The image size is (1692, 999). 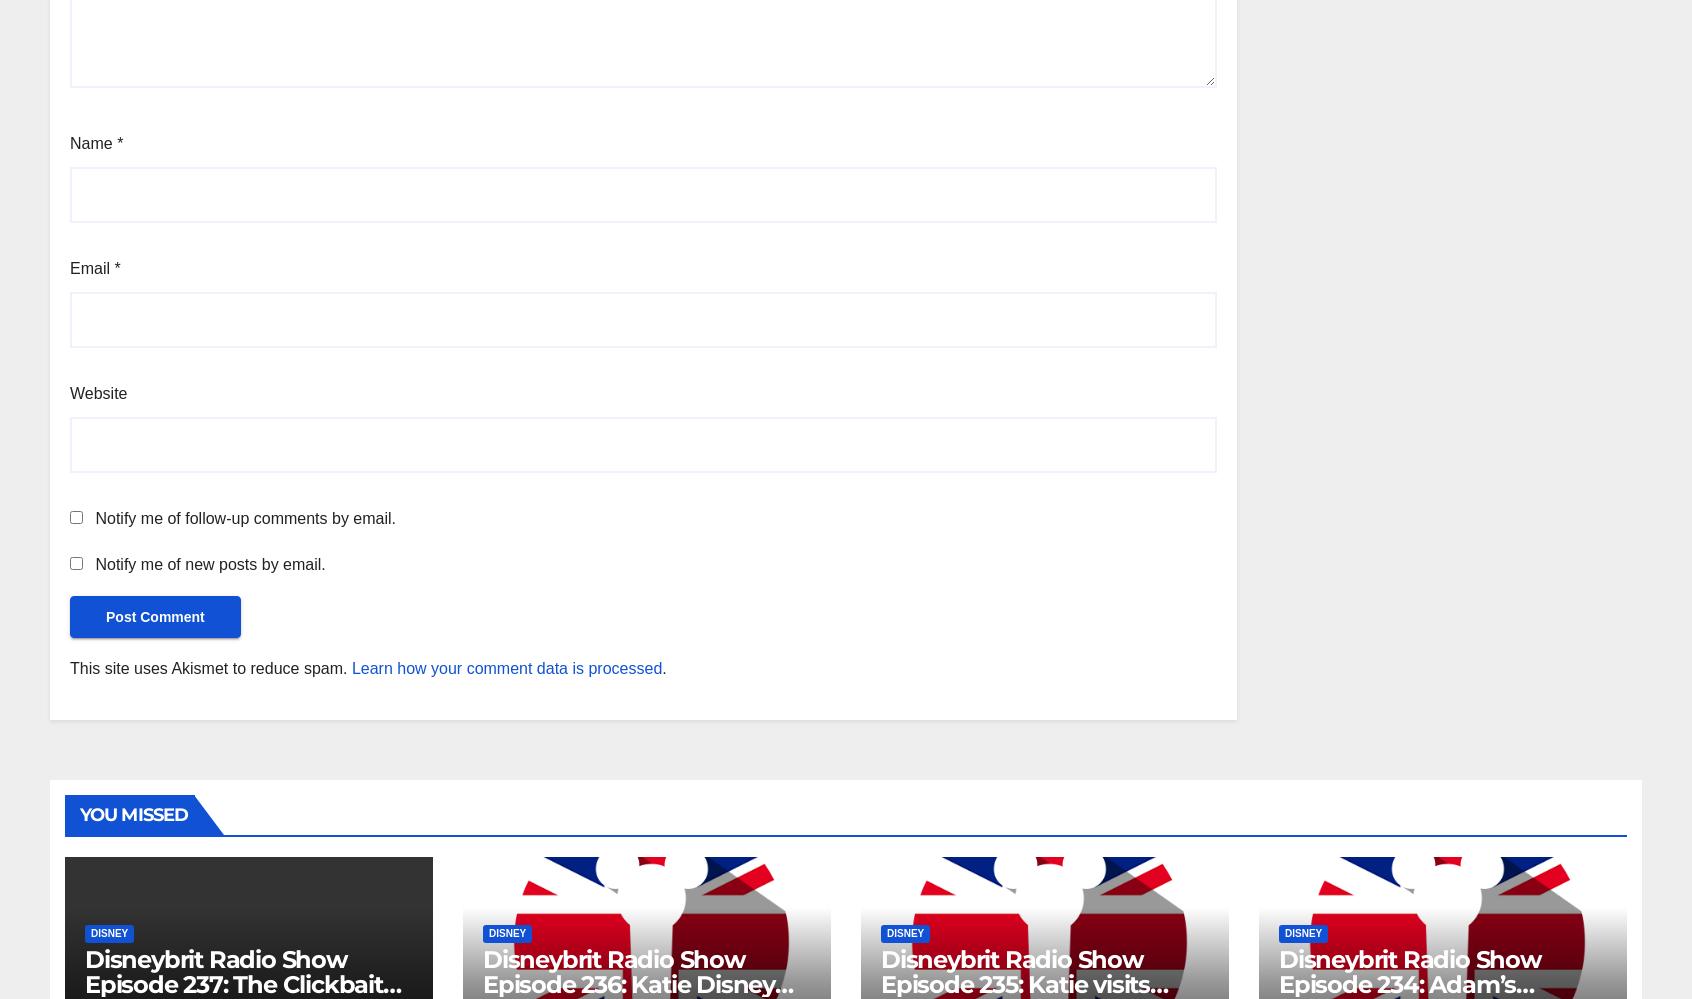 What do you see at coordinates (209, 667) in the screenshot?
I see `'This site uses Akismet to reduce spam.'` at bounding box center [209, 667].